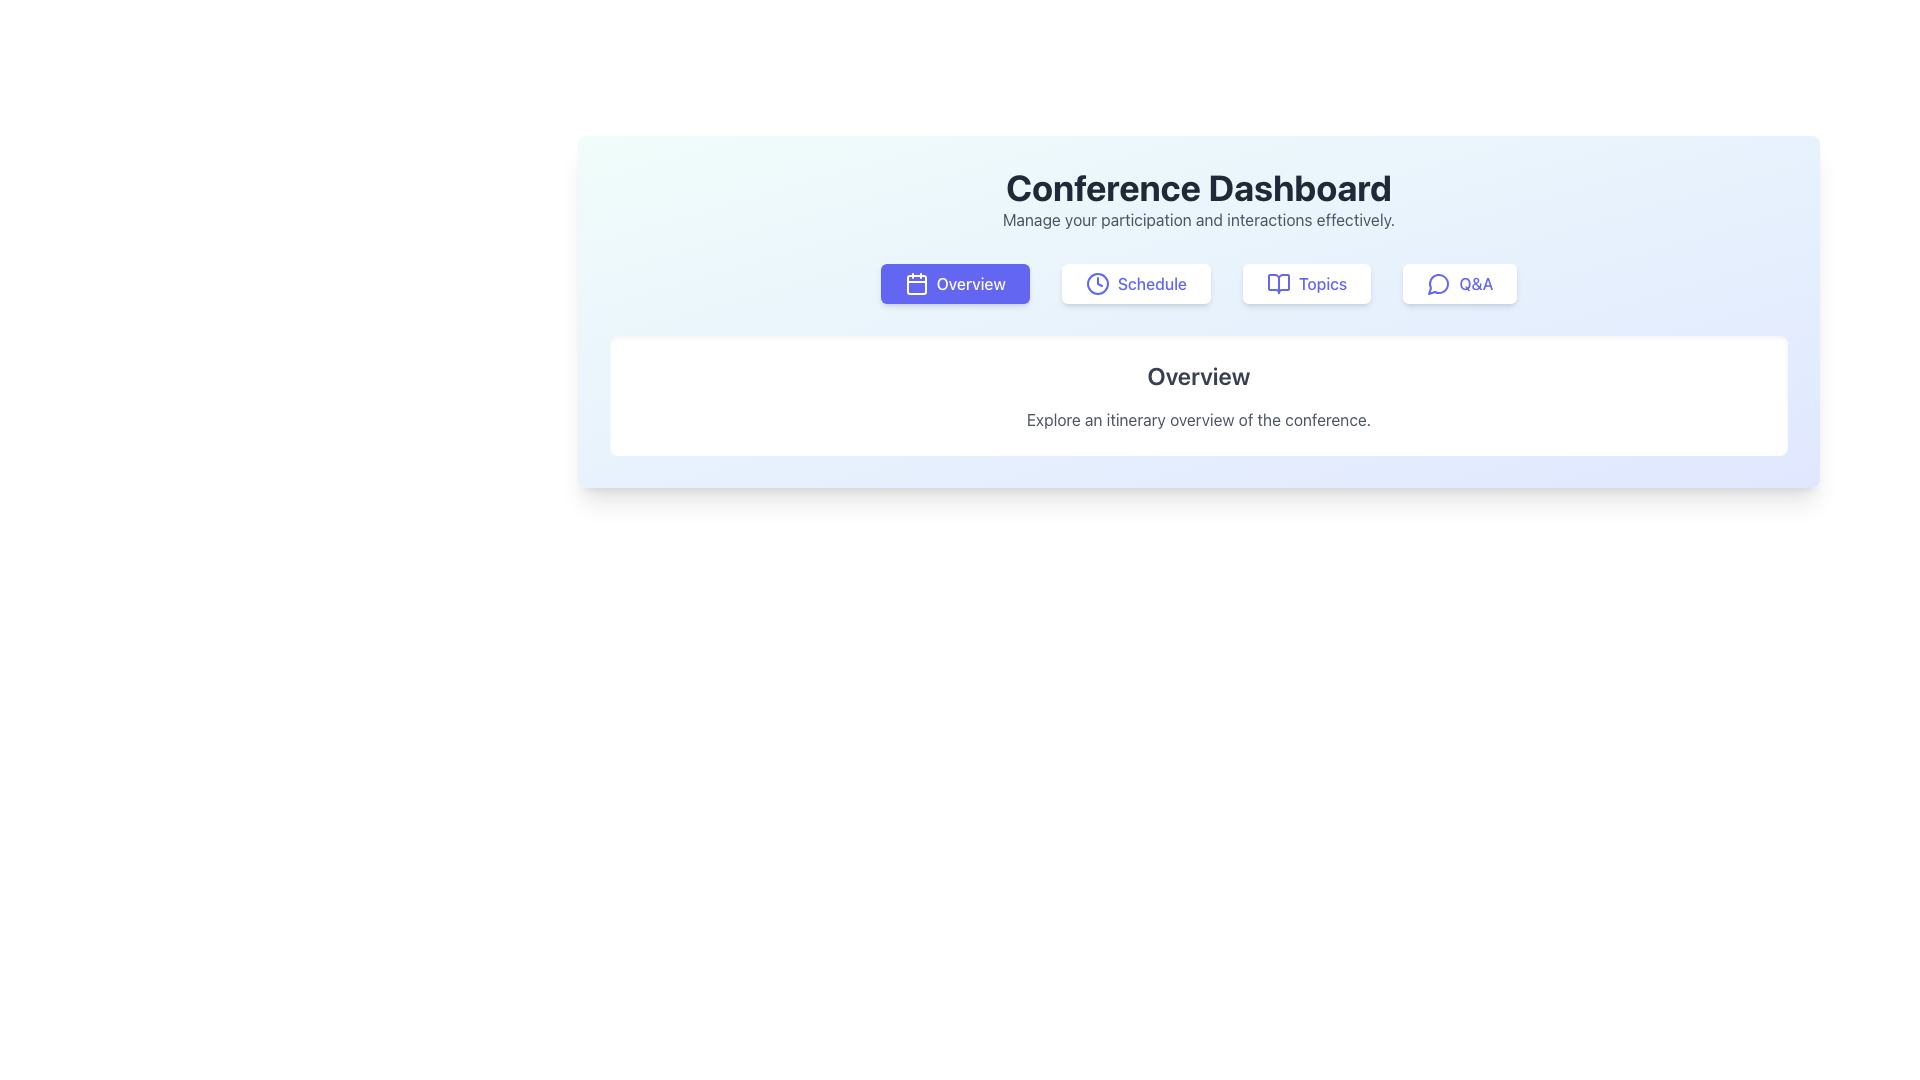 The width and height of the screenshot is (1920, 1080). Describe the element at coordinates (915, 285) in the screenshot. I see `the rounded rectangle component of the calendar icon located in the 'Overview' tab button` at that location.